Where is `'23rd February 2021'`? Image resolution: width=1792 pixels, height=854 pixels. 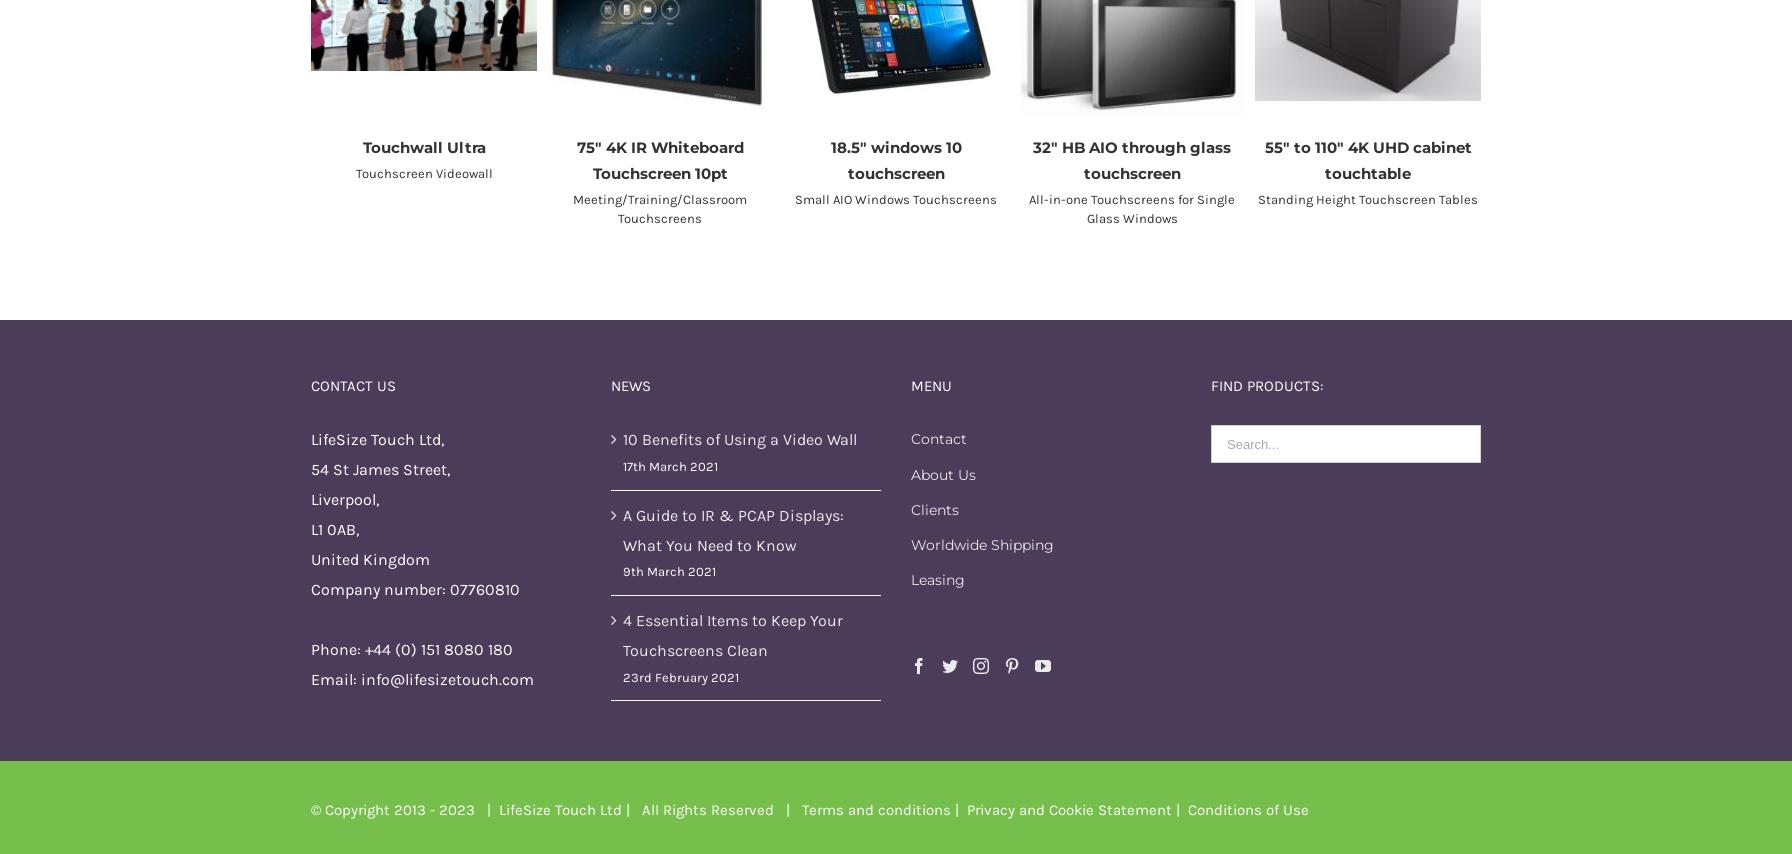
'23rd February 2021' is located at coordinates (680, 675).